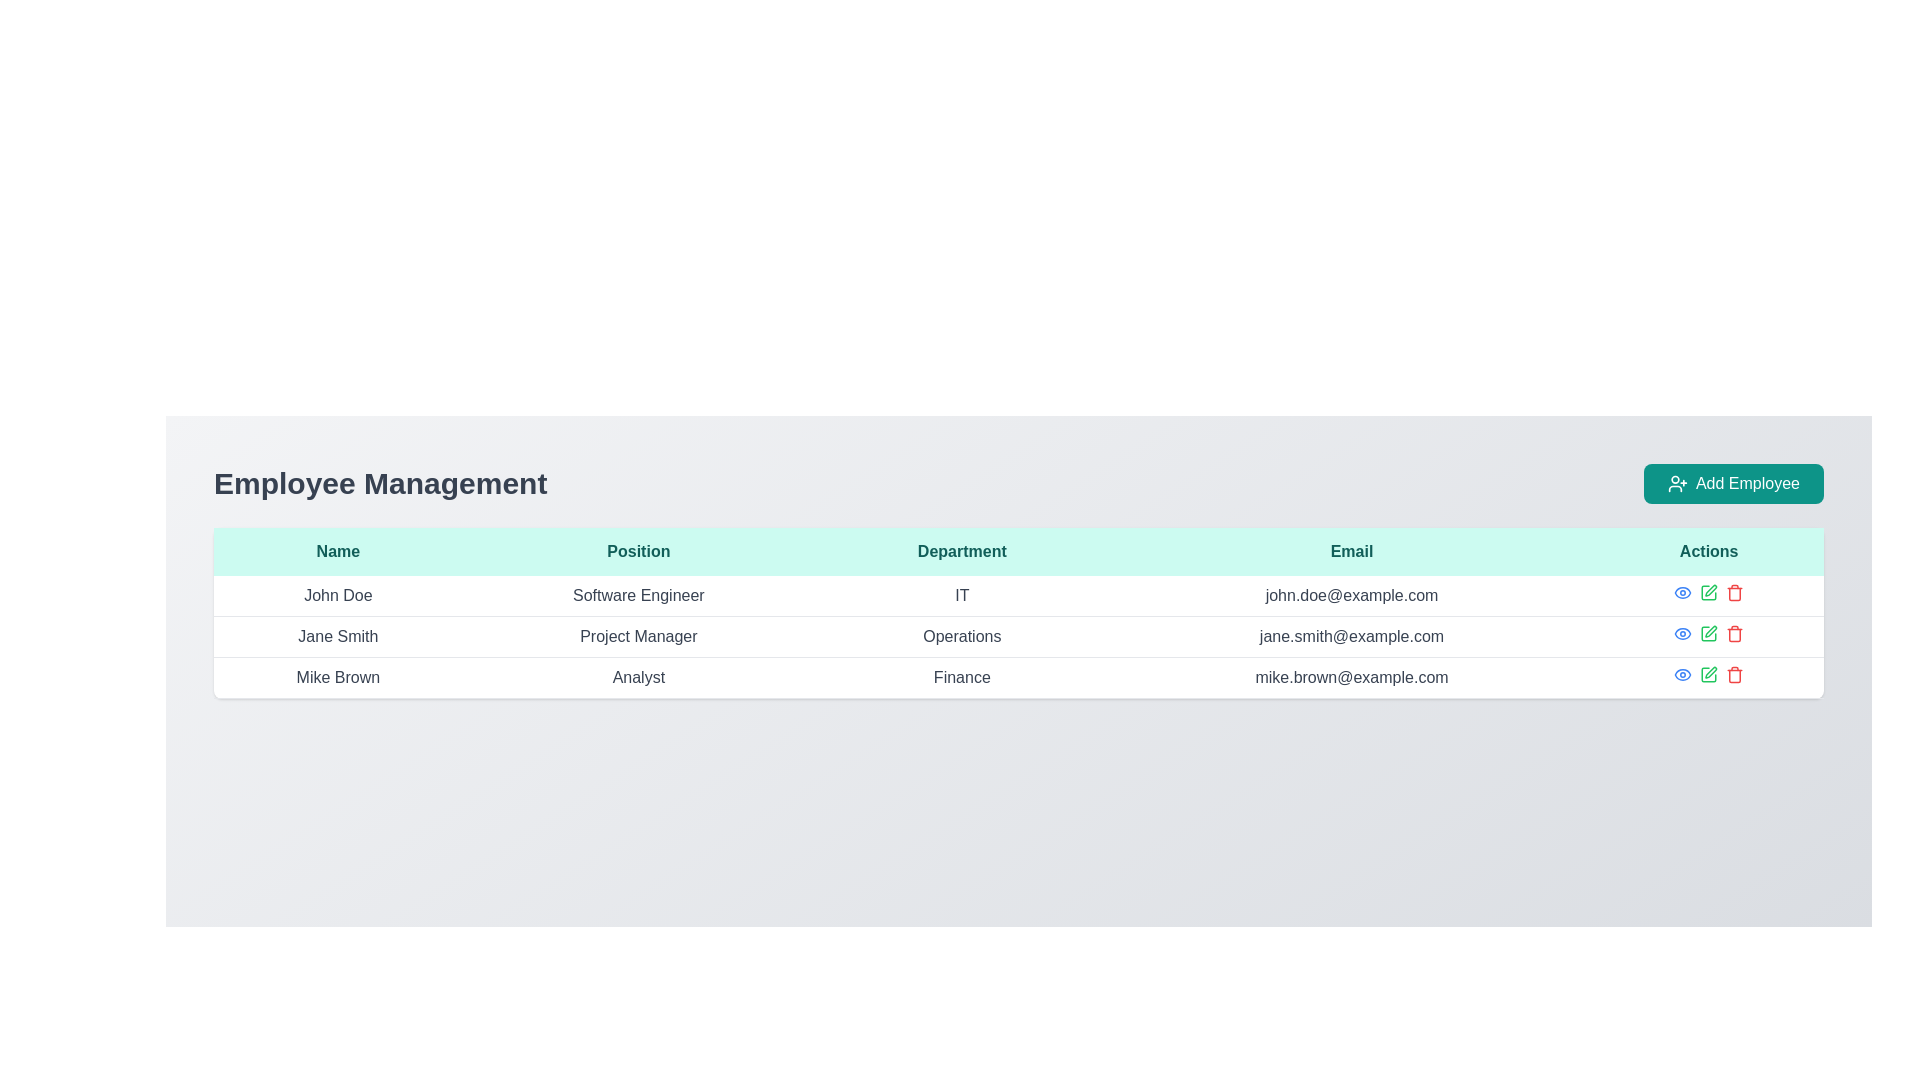 The image size is (1920, 1080). I want to click on the second row of the data table containing employee details, so click(1018, 636).